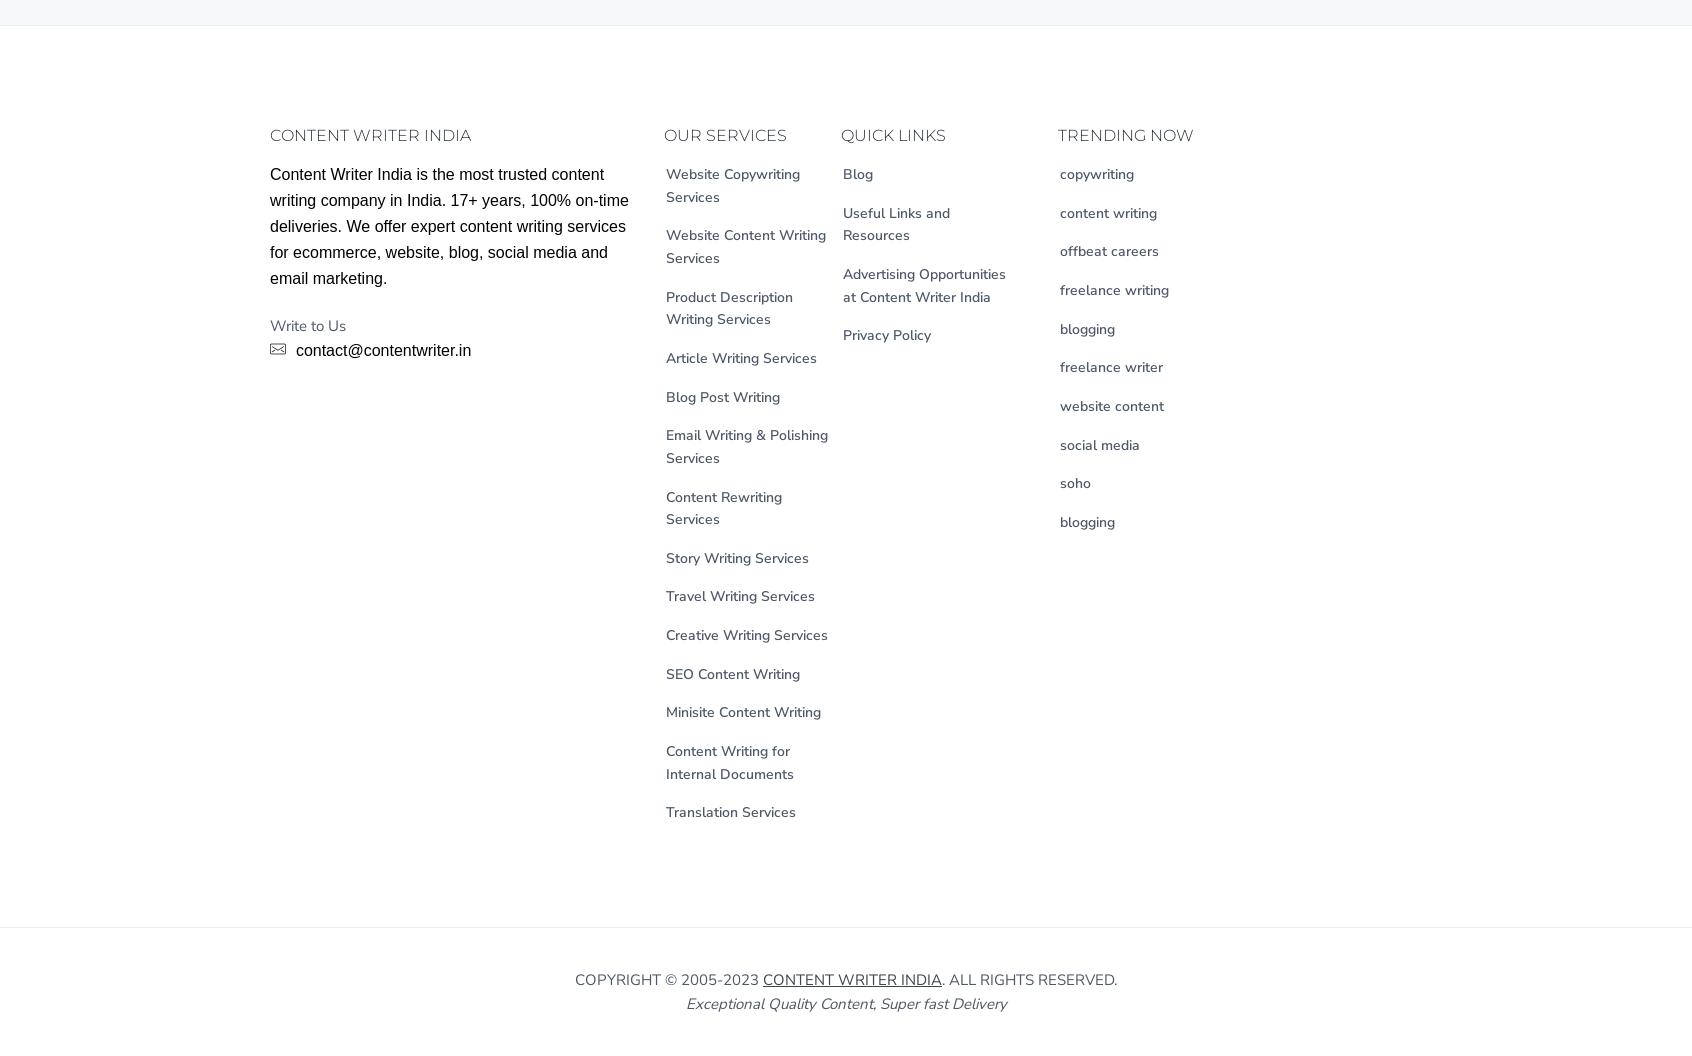 The height and width of the screenshot is (1056, 1692). What do you see at coordinates (842, 174) in the screenshot?
I see `'Blog'` at bounding box center [842, 174].